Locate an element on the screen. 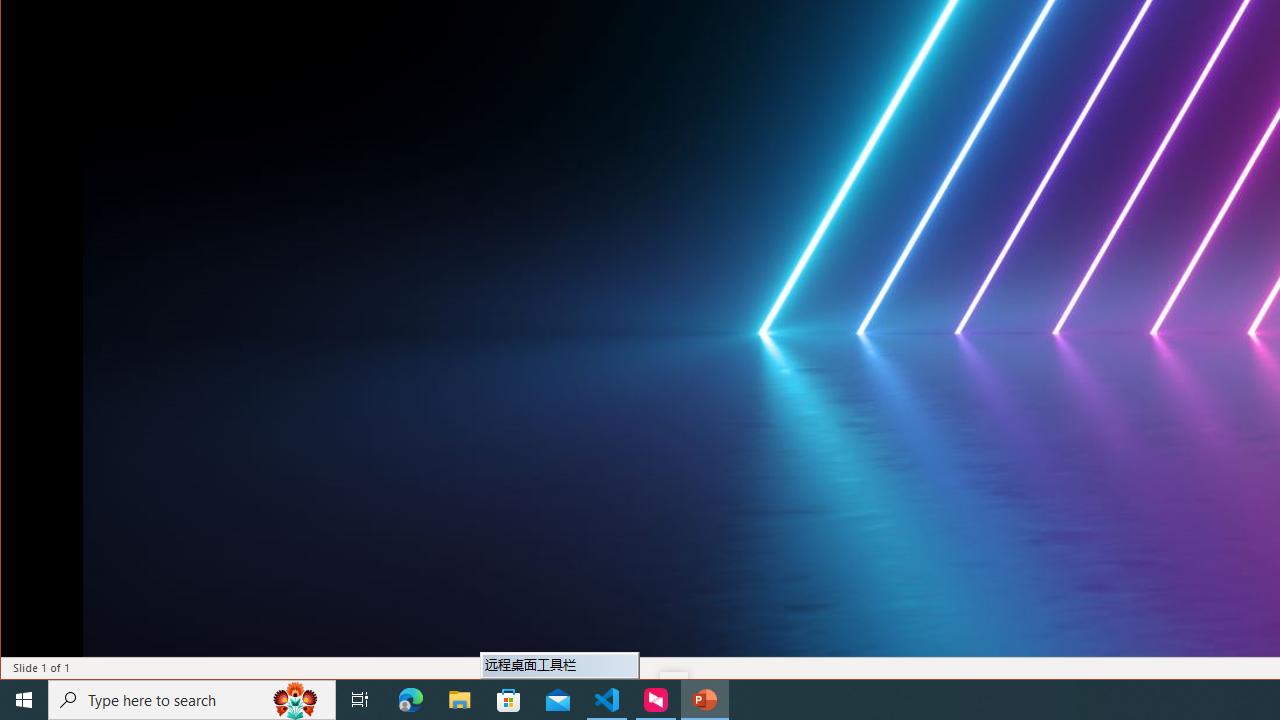  'Visual Studio Code - 1 running window' is located at coordinates (606, 698).